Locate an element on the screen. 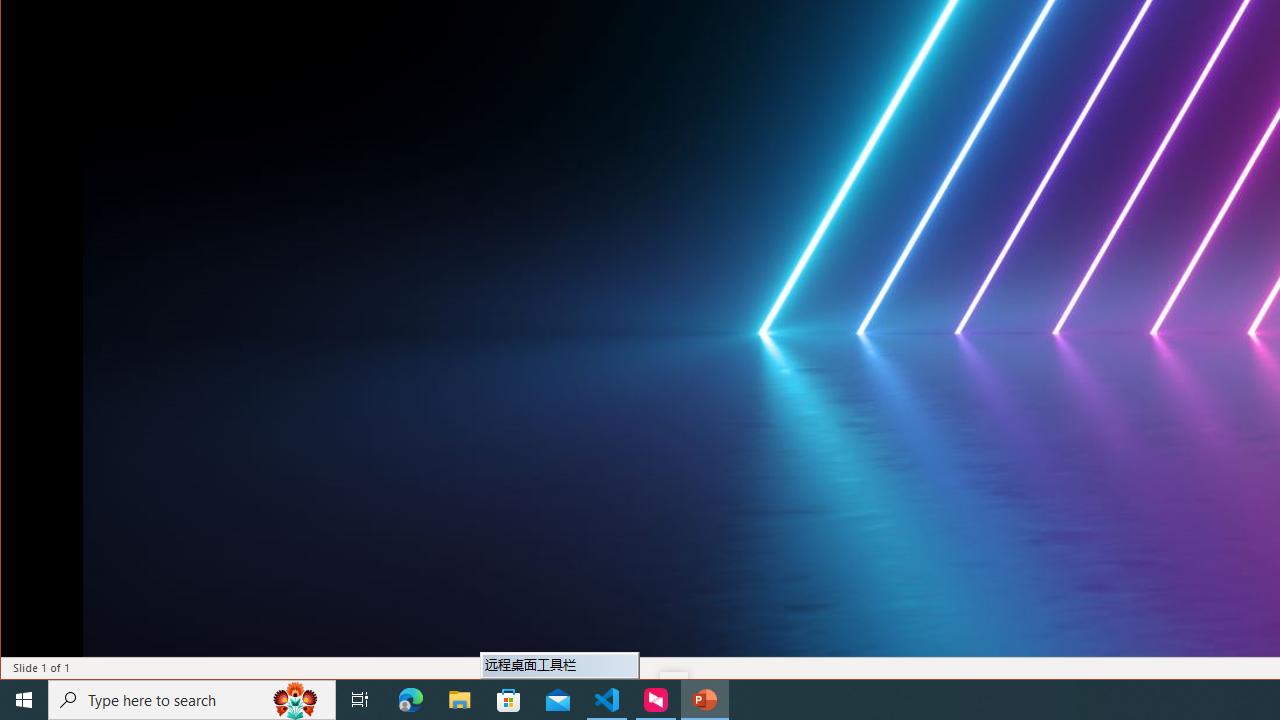  'Visual Studio Code - 1 running window' is located at coordinates (606, 698).